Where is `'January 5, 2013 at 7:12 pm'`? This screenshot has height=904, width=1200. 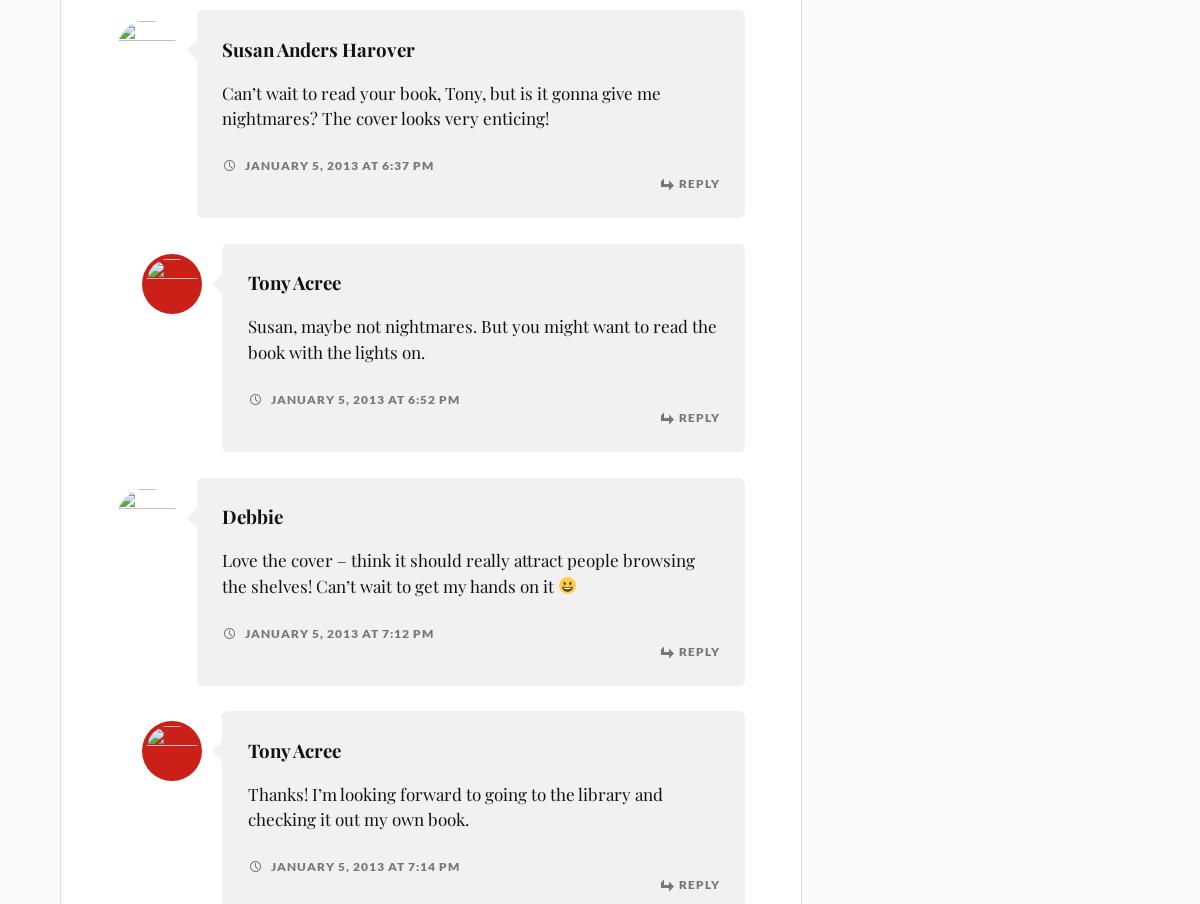
'January 5, 2013 at 7:12 pm' is located at coordinates (338, 632).